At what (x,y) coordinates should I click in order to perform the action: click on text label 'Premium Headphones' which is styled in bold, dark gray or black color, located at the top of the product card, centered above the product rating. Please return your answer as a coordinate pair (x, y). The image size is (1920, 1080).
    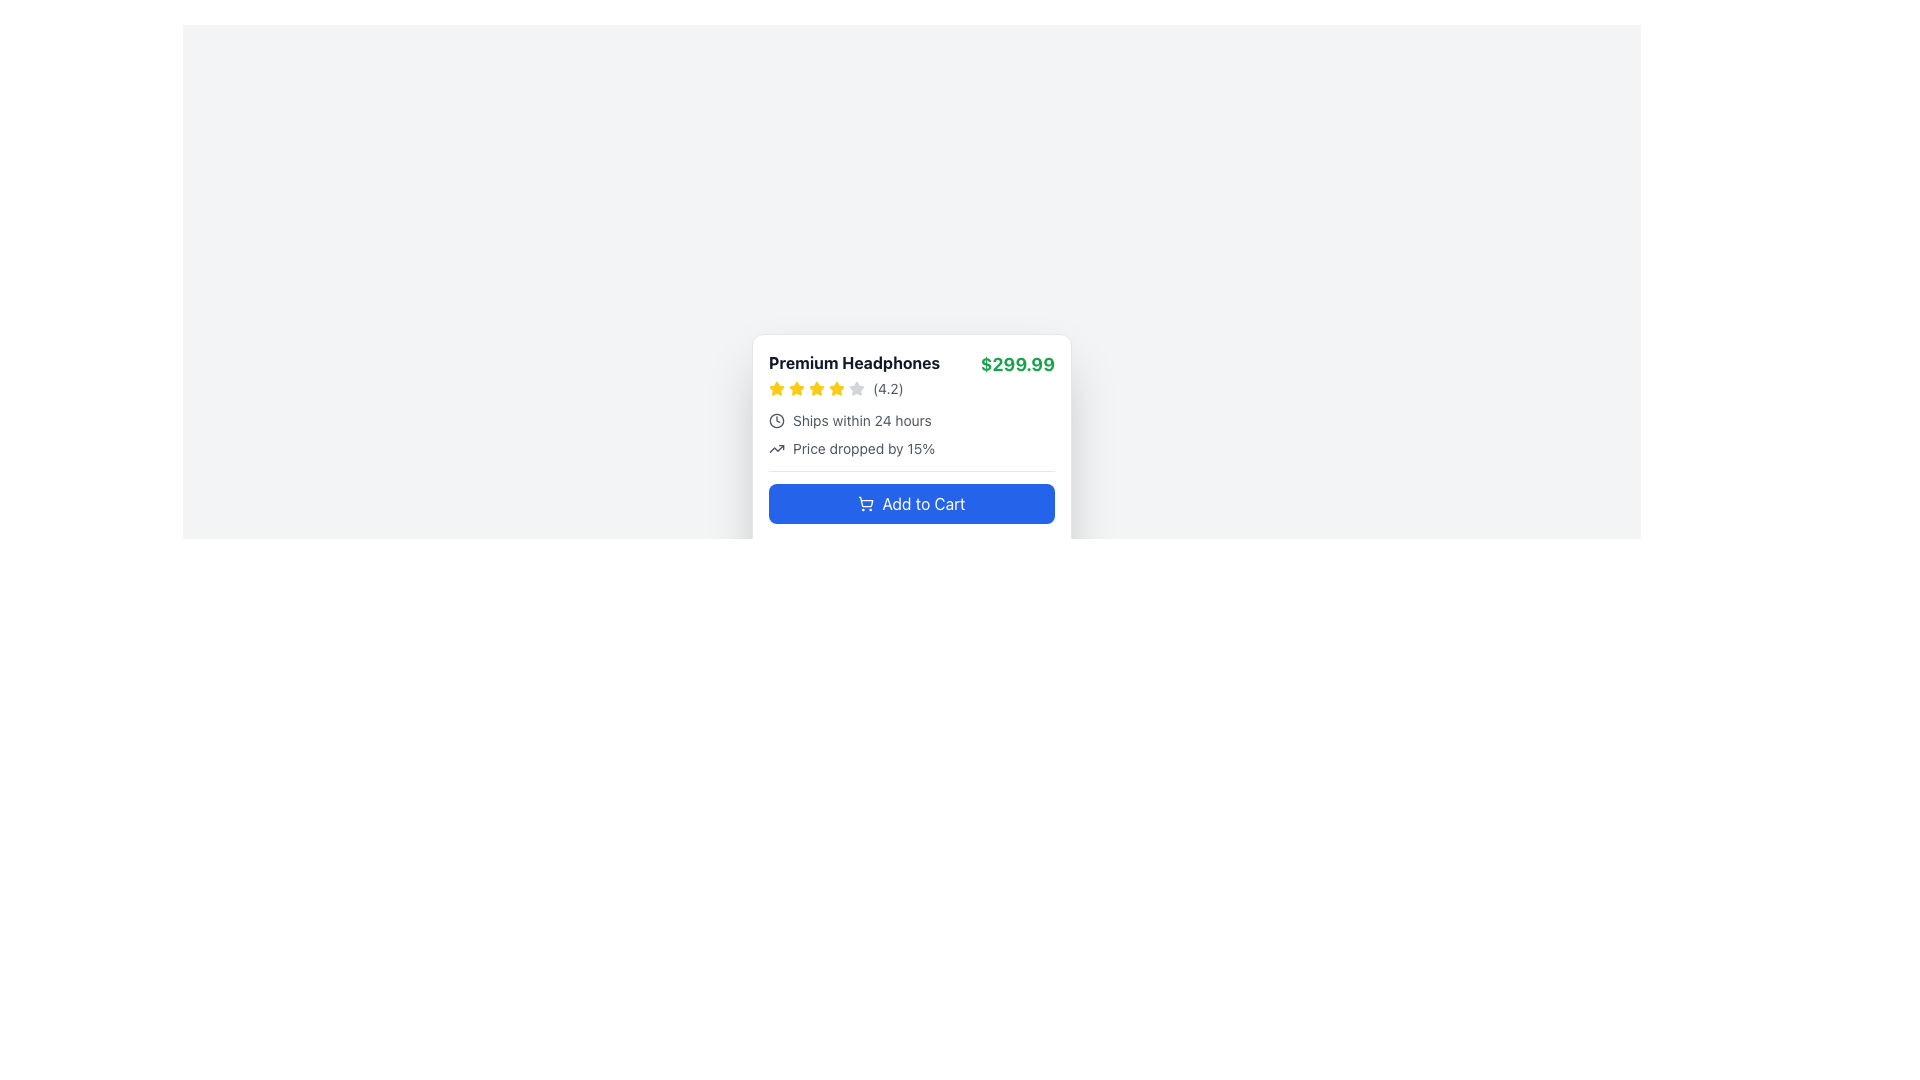
    Looking at the image, I should click on (854, 362).